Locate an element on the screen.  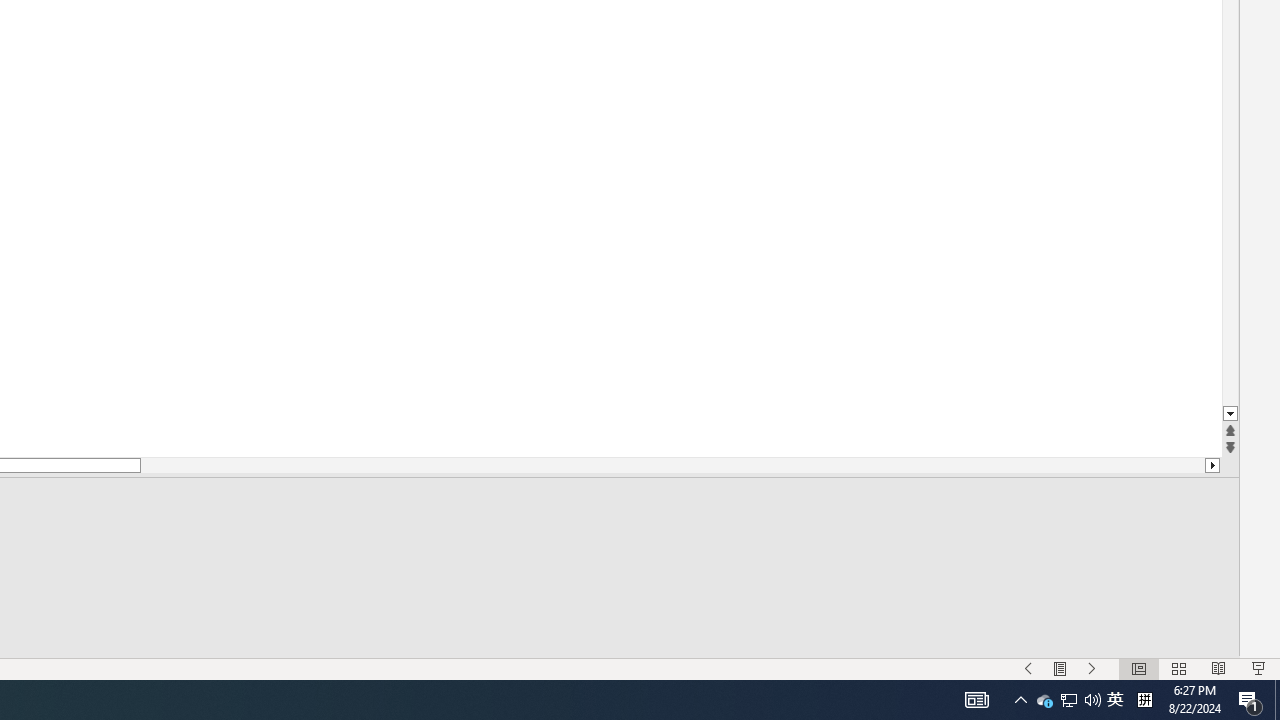
'Menu On' is located at coordinates (1059, 669).